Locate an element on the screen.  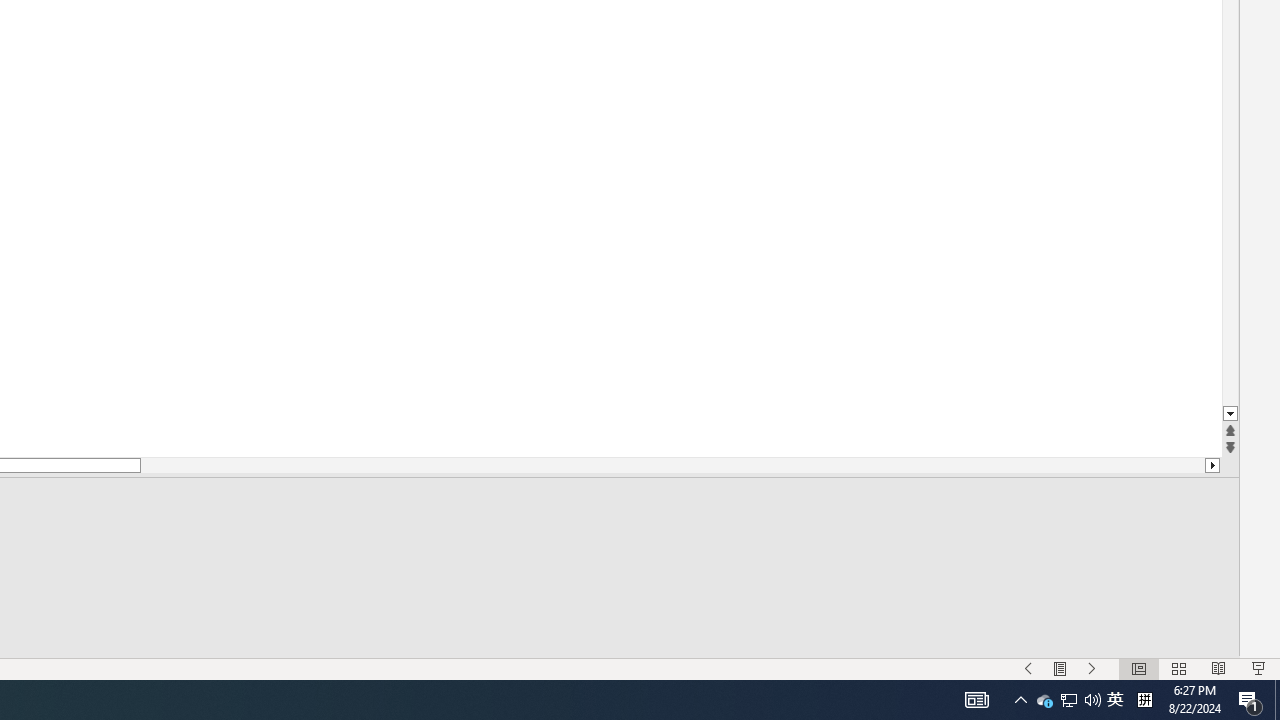
'Menu On' is located at coordinates (1059, 669).